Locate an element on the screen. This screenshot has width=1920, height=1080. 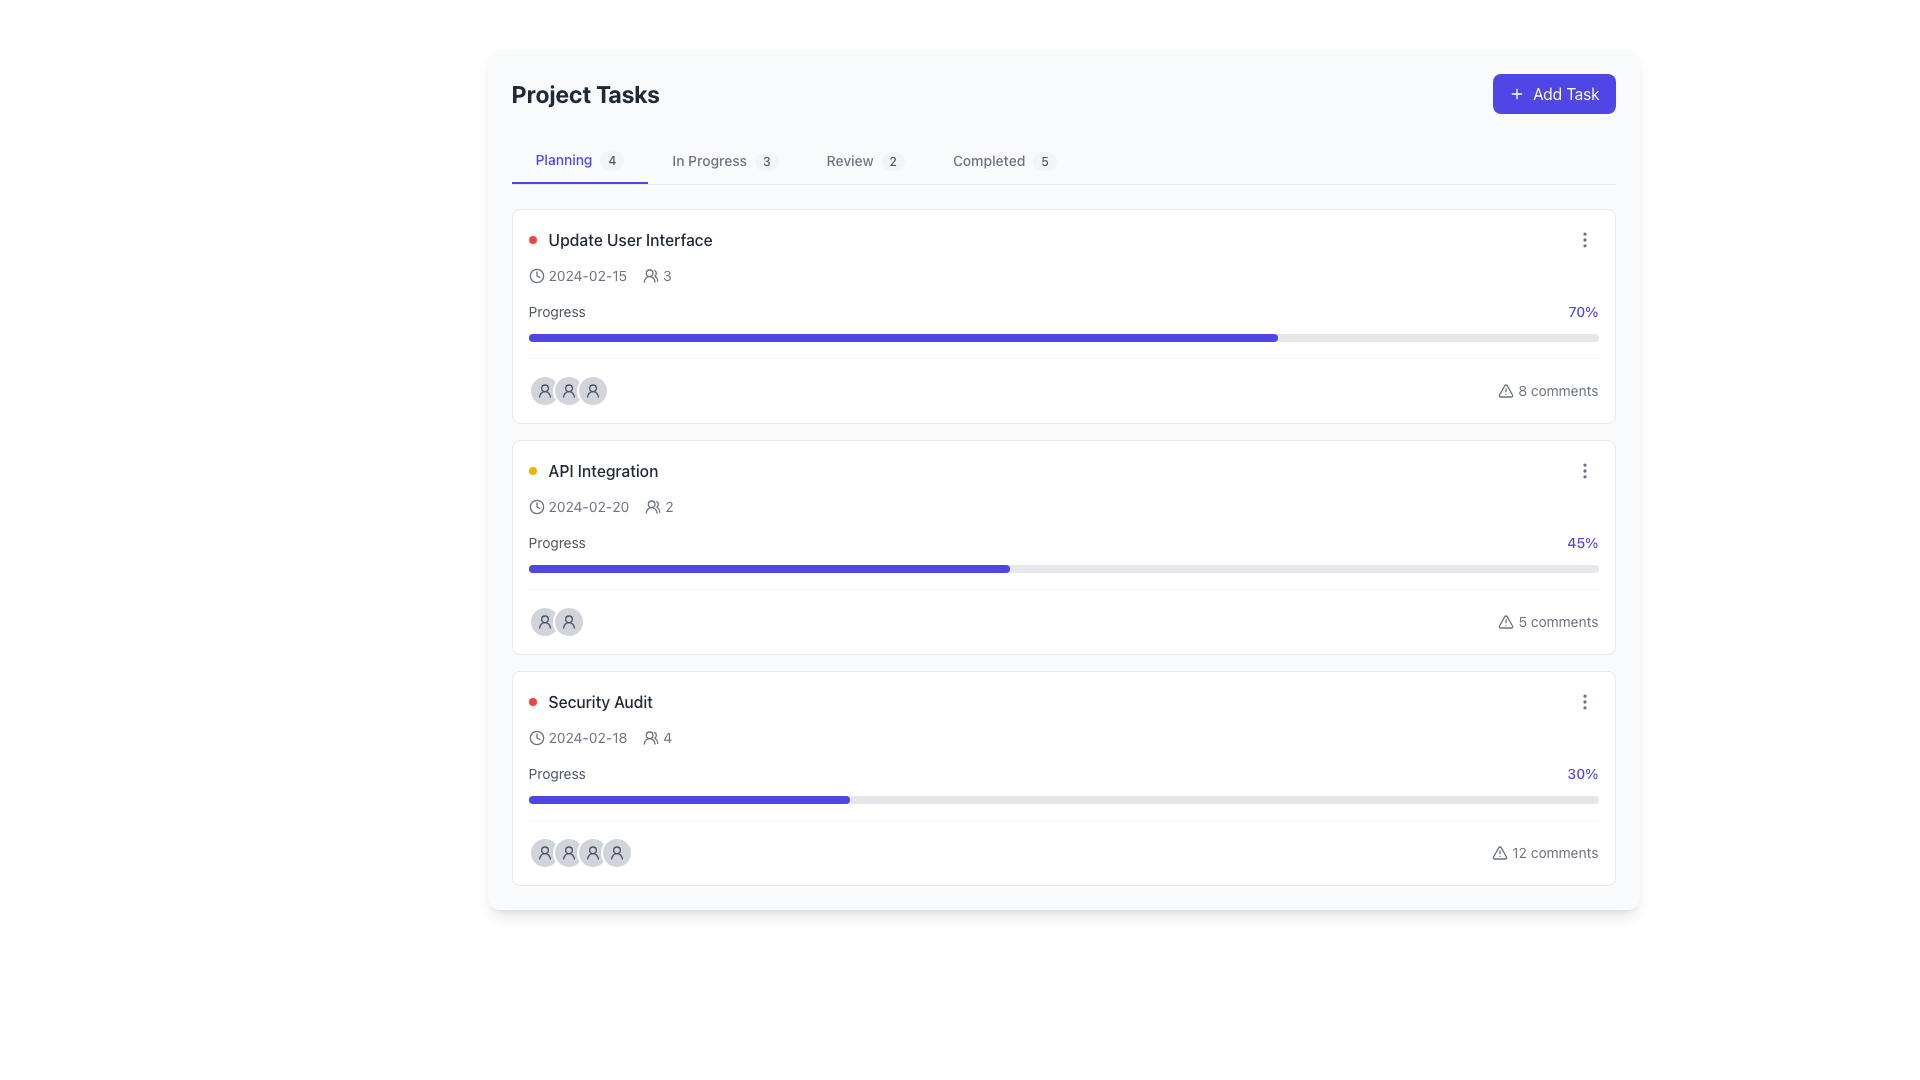
the task title display with status indicator located in the third task card from the top in the project tasks list is located at coordinates (589, 701).